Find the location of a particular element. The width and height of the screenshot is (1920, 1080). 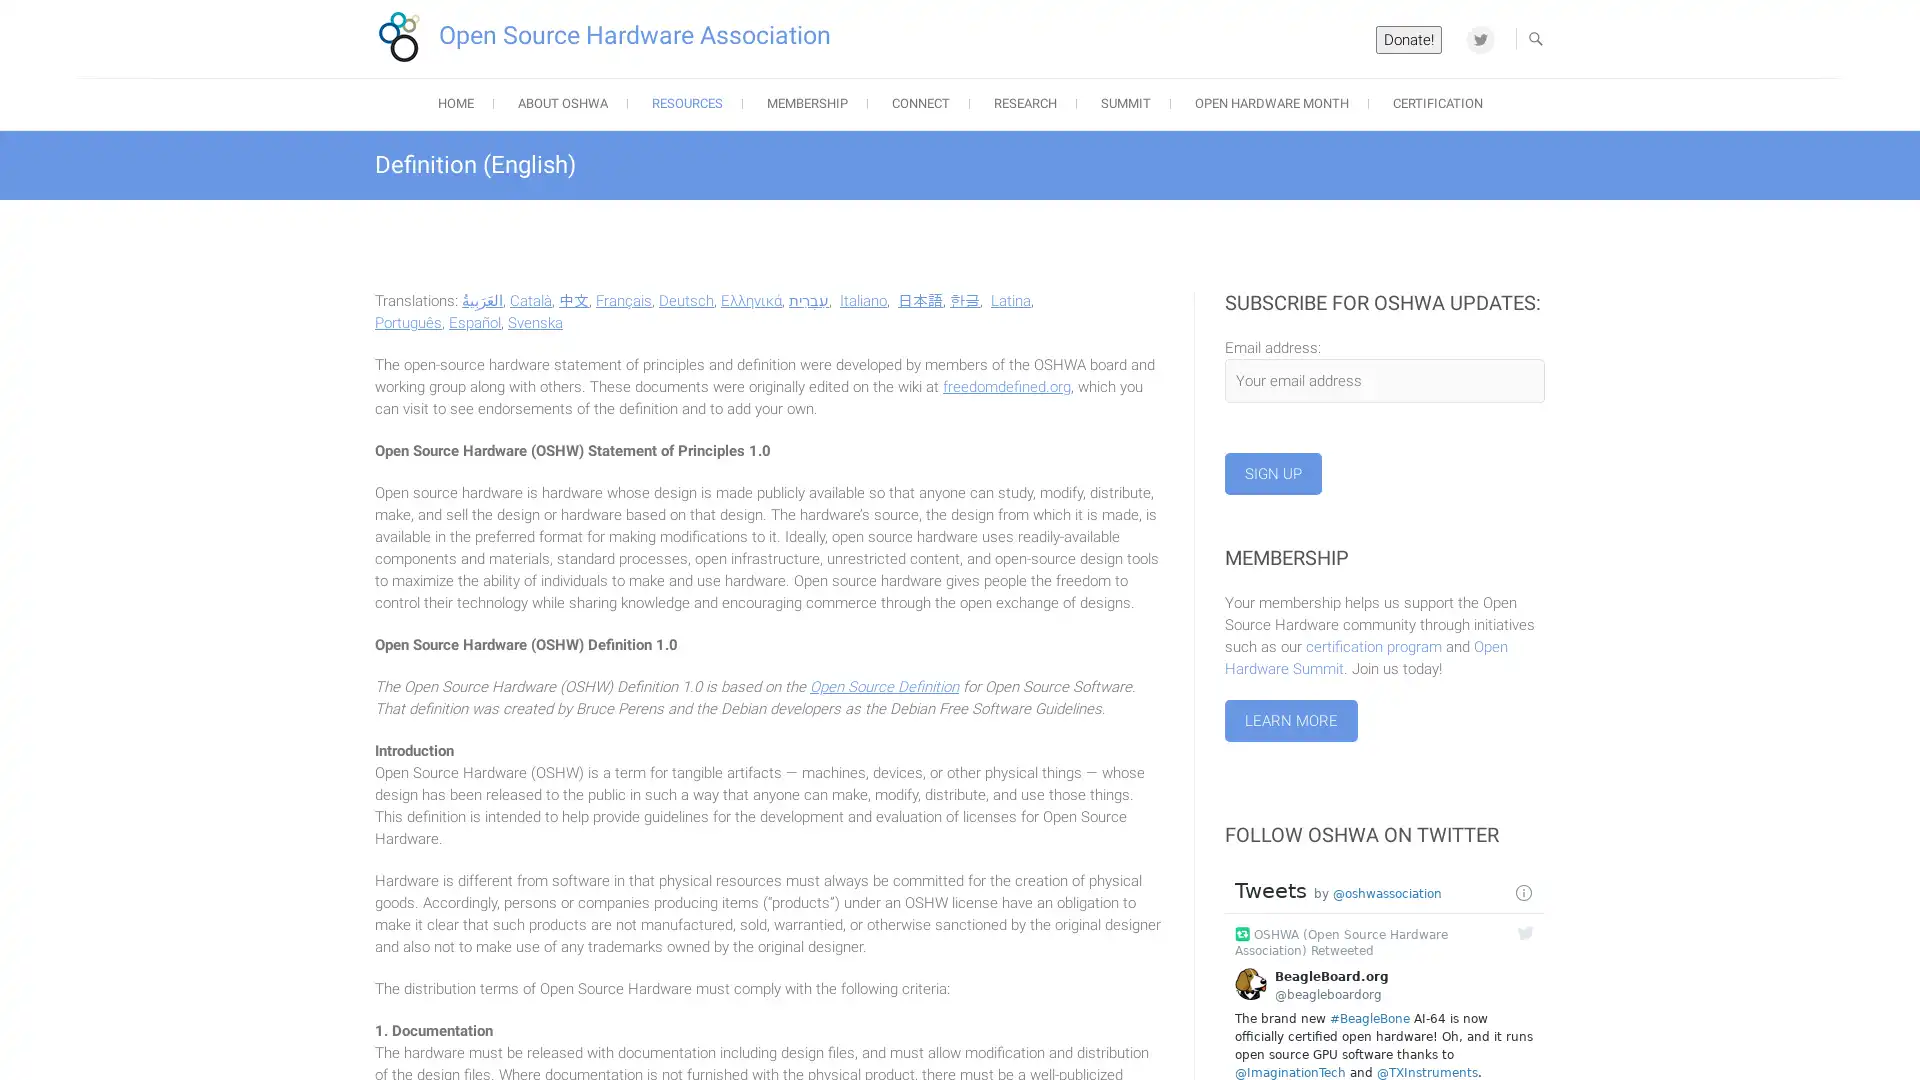

Donate! is located at coordinates (1408, 39).